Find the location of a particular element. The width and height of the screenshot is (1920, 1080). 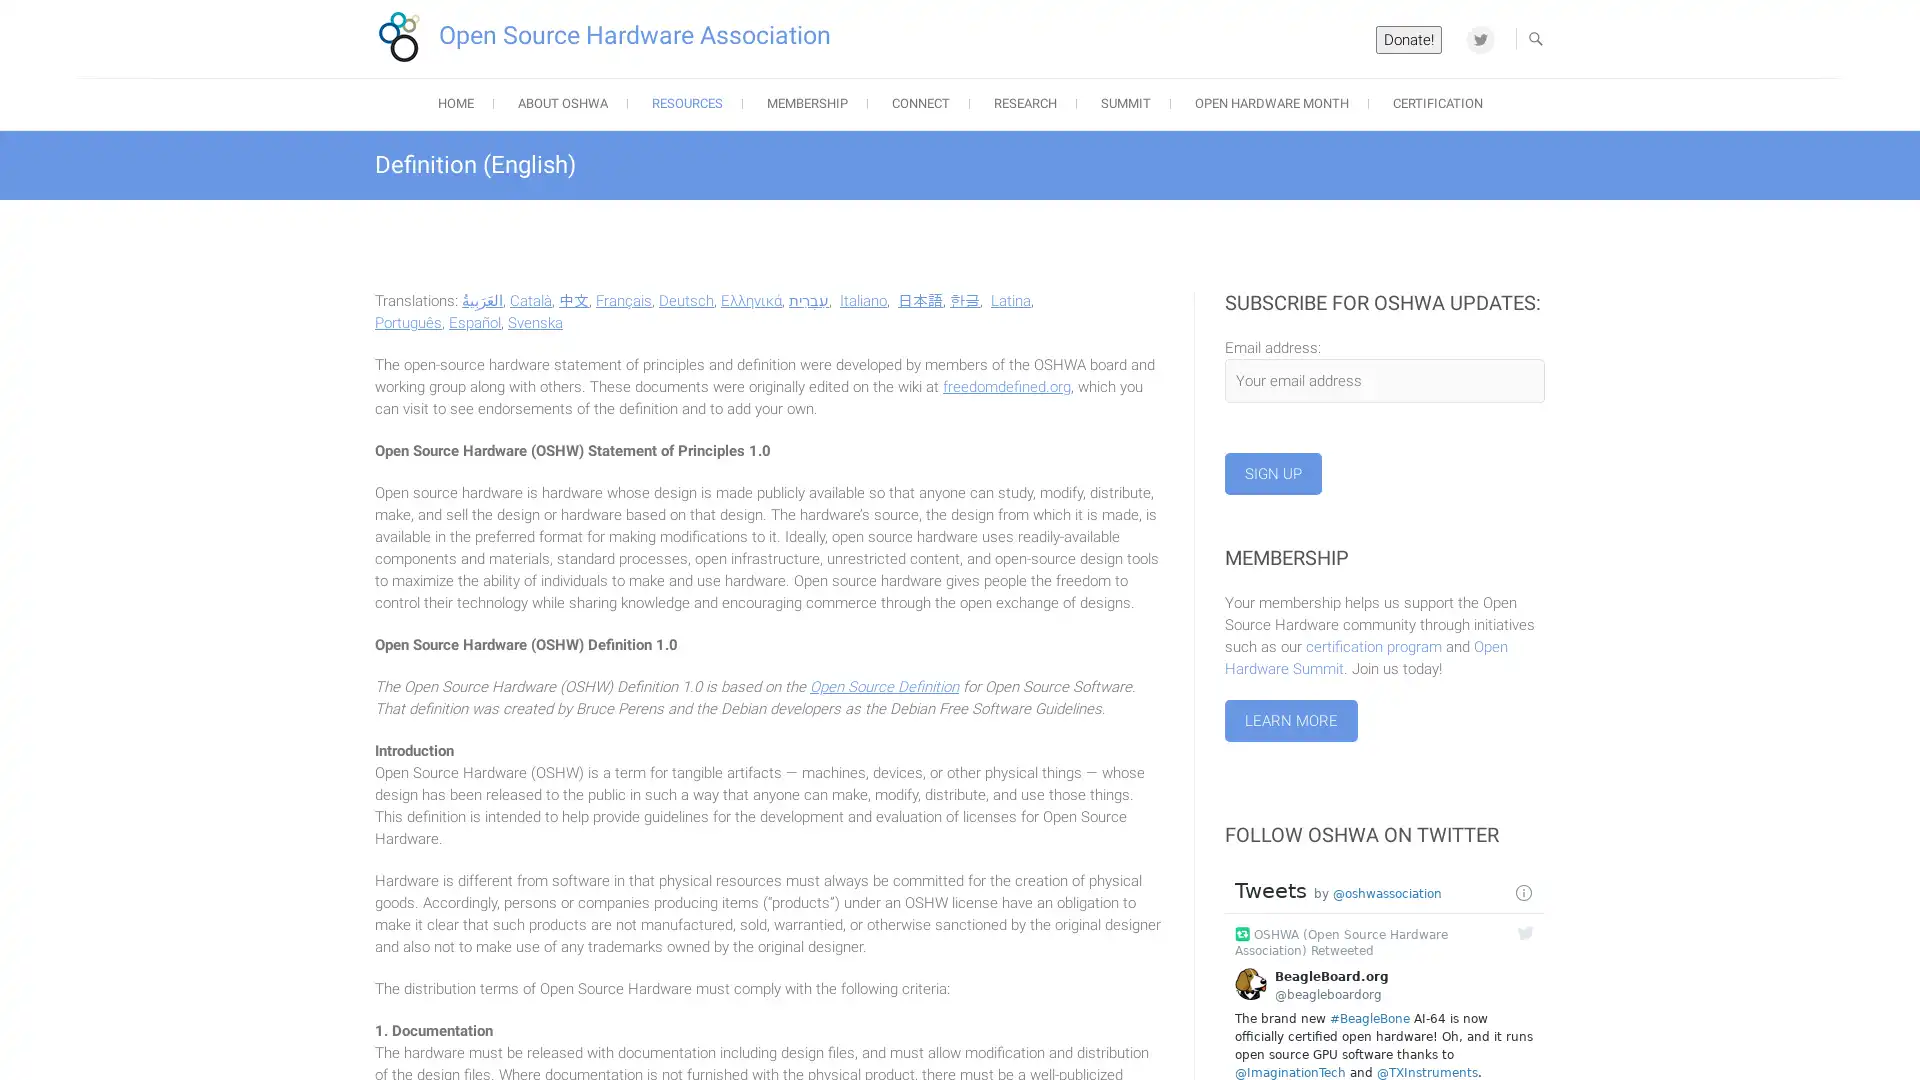

Donate! is located at coordinates (1408, 39).